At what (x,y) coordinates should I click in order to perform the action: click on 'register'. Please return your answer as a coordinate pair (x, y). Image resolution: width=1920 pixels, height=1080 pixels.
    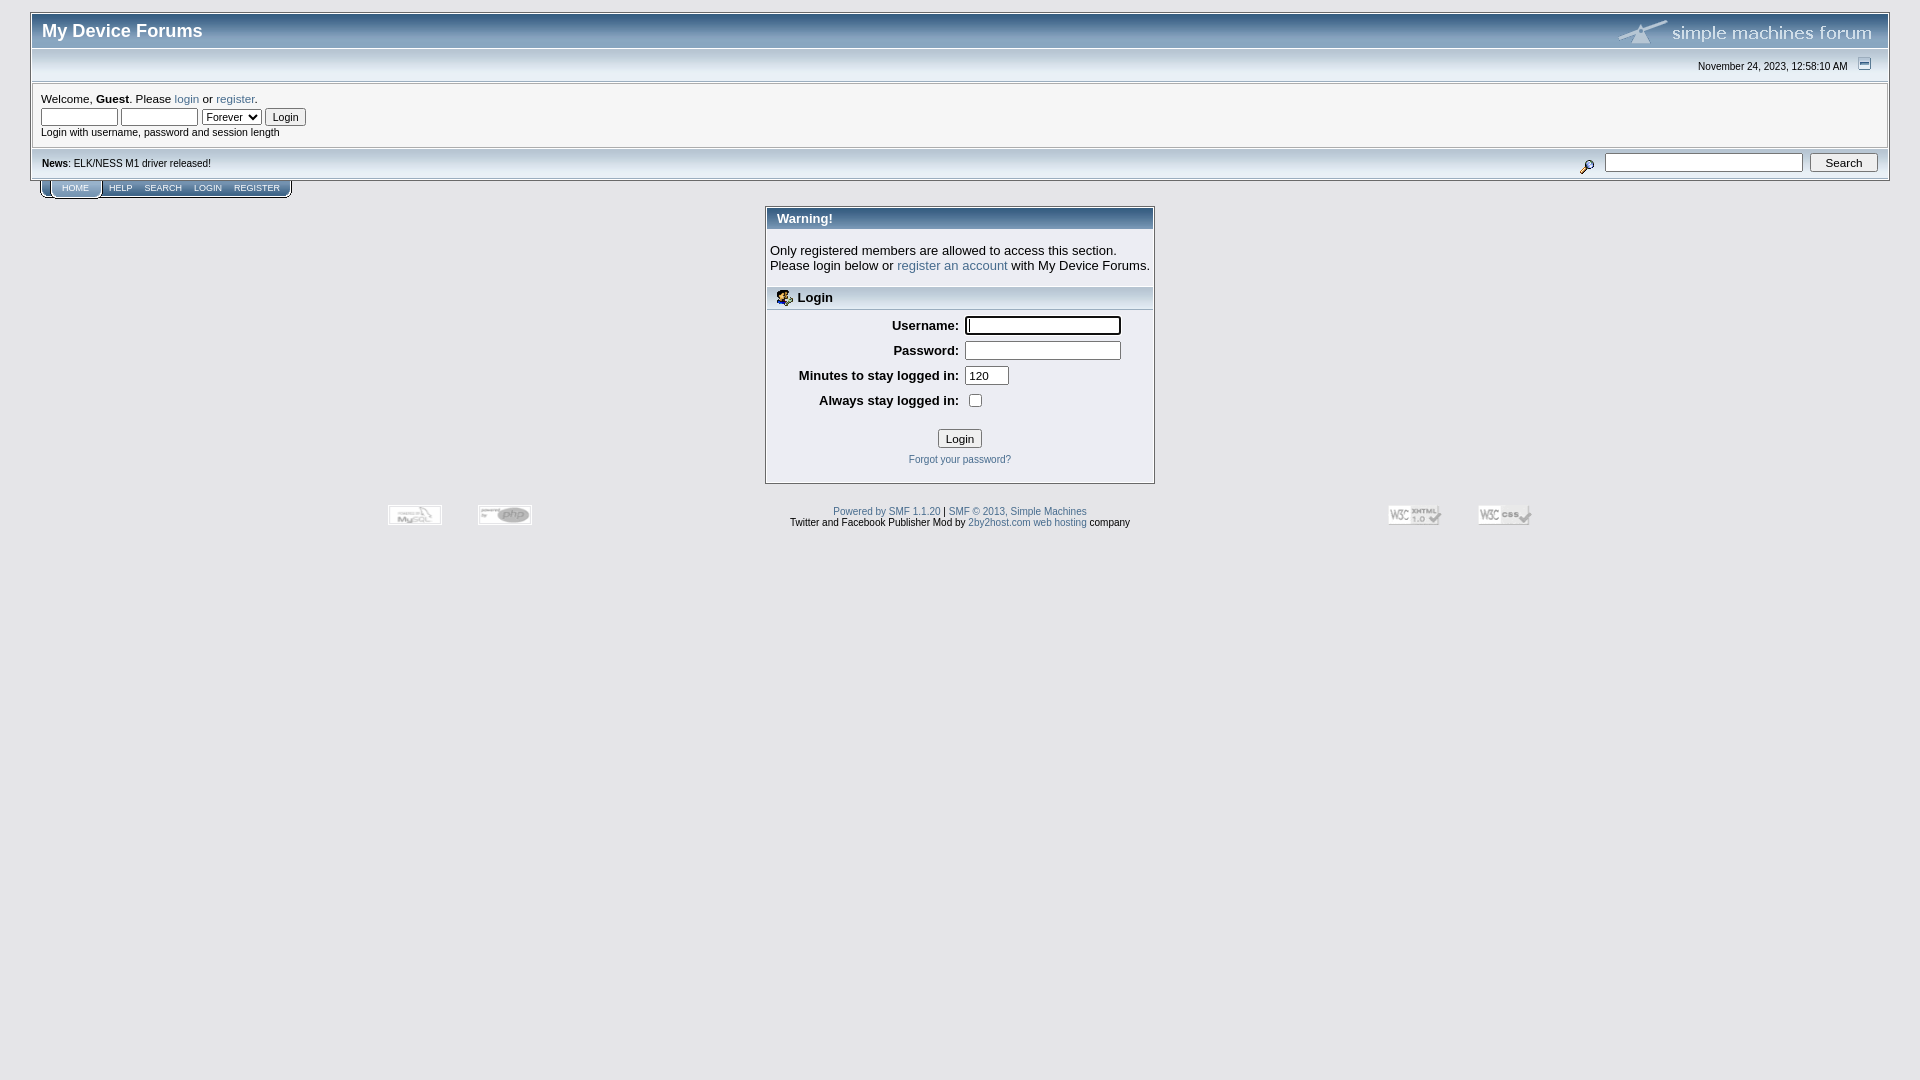
    Looking at the image, I should click on (235, 98).